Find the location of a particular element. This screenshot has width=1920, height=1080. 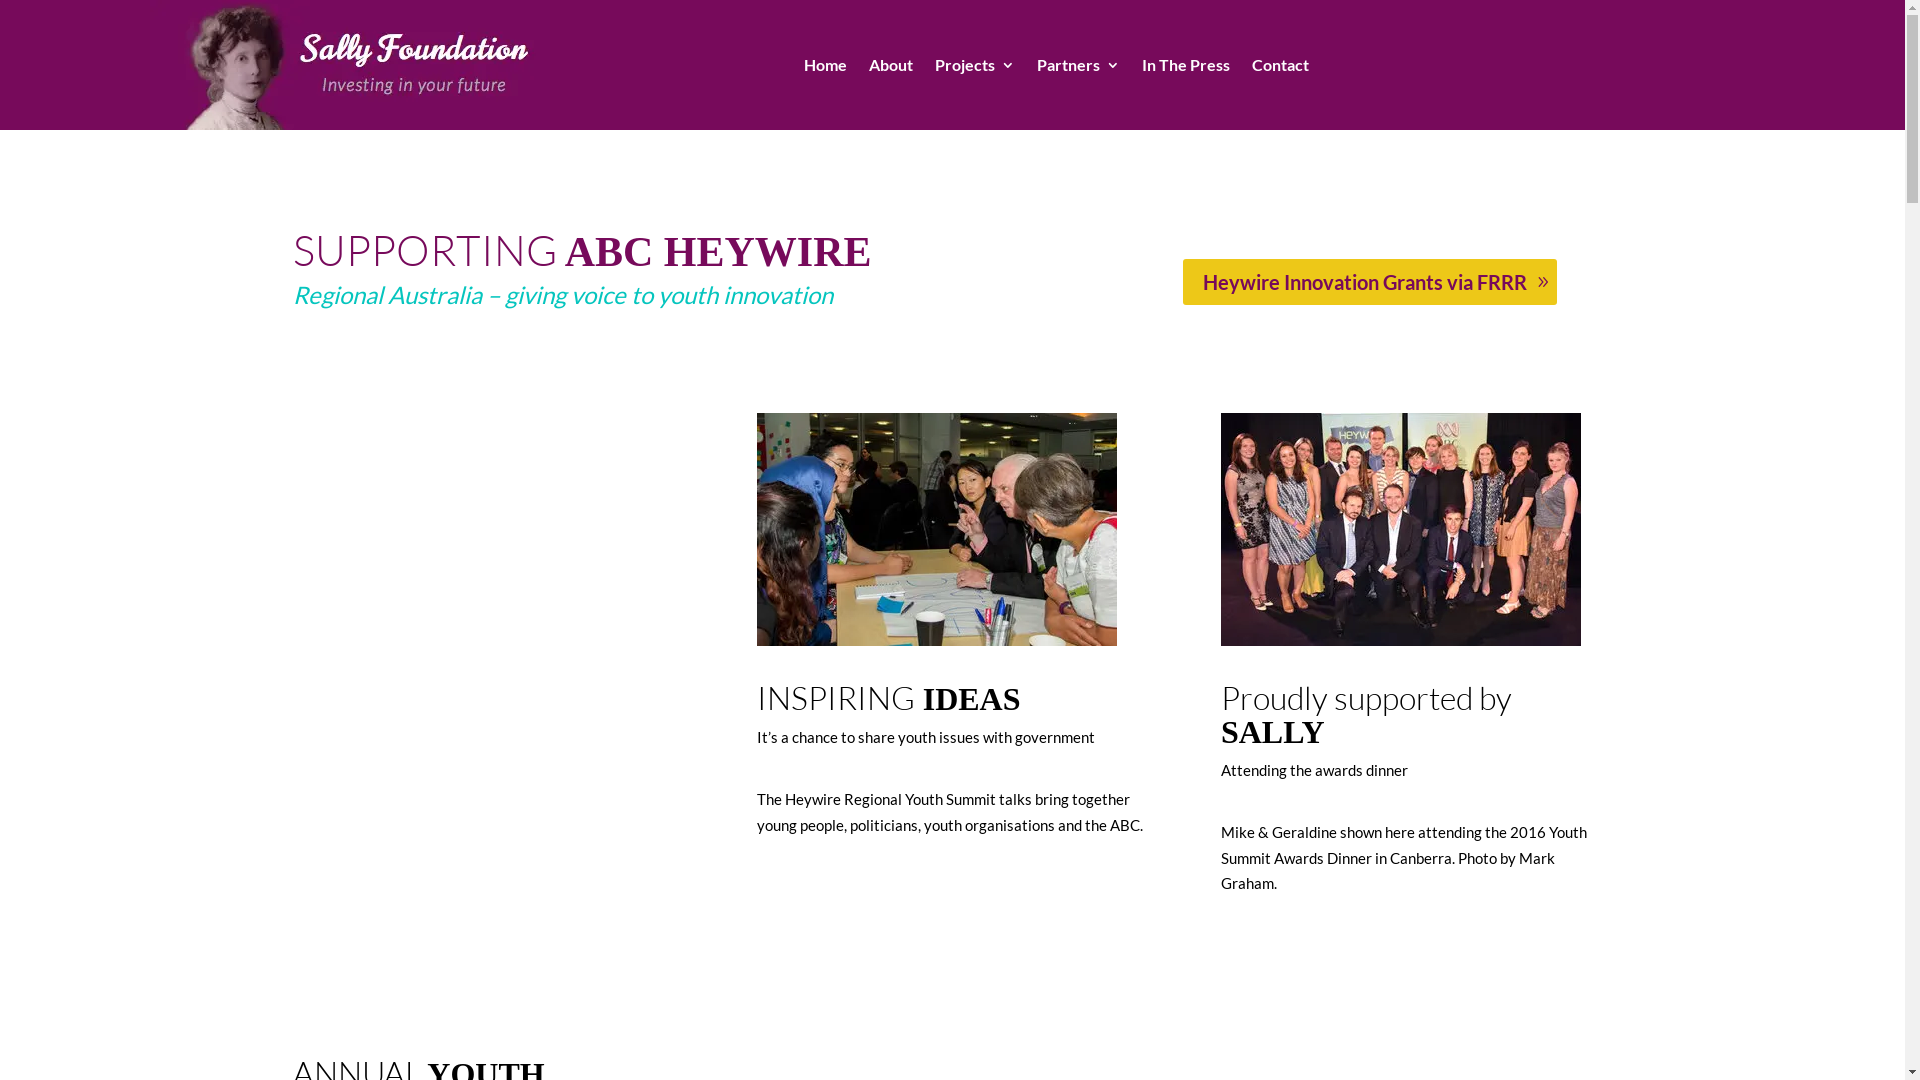

'Partners' is located at coordinates (1036, 68).